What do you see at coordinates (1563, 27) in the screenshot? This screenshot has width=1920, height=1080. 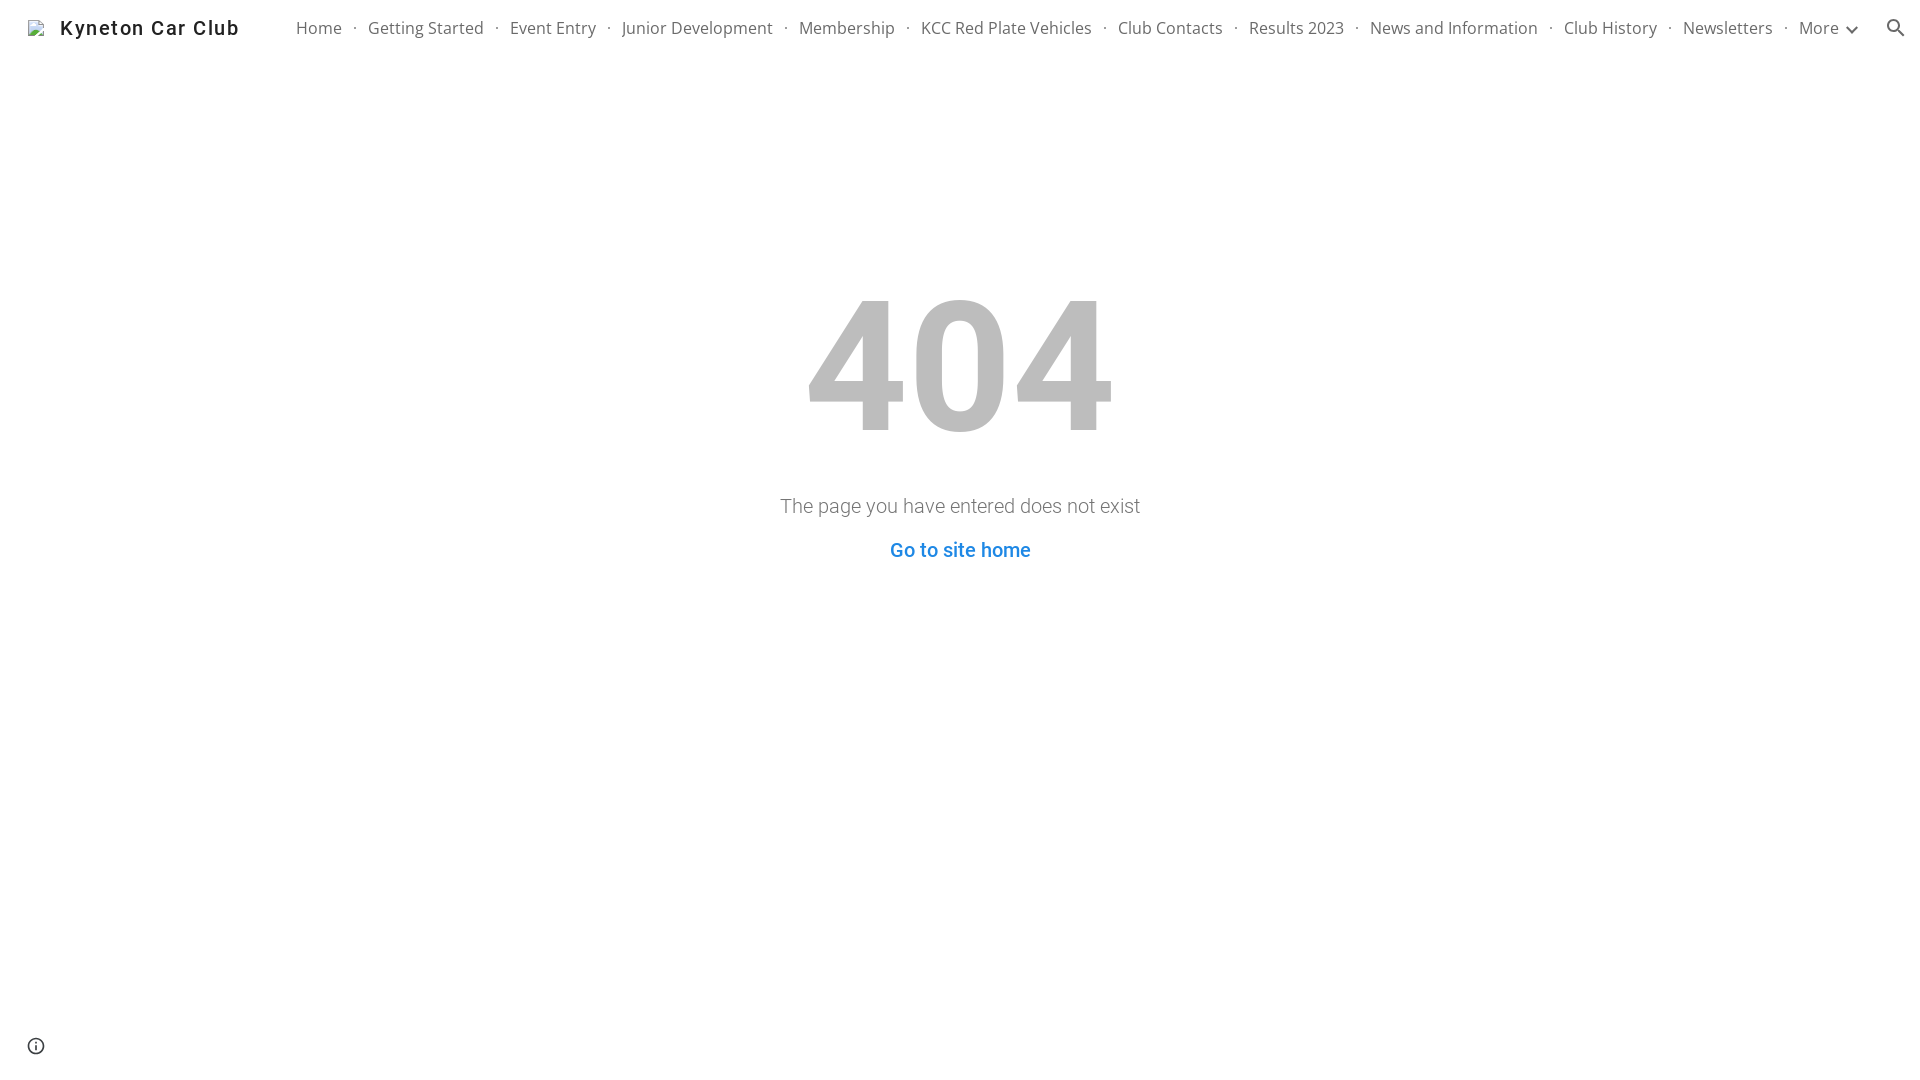 I see `'Club History'` at bounding box center [1563, 27].